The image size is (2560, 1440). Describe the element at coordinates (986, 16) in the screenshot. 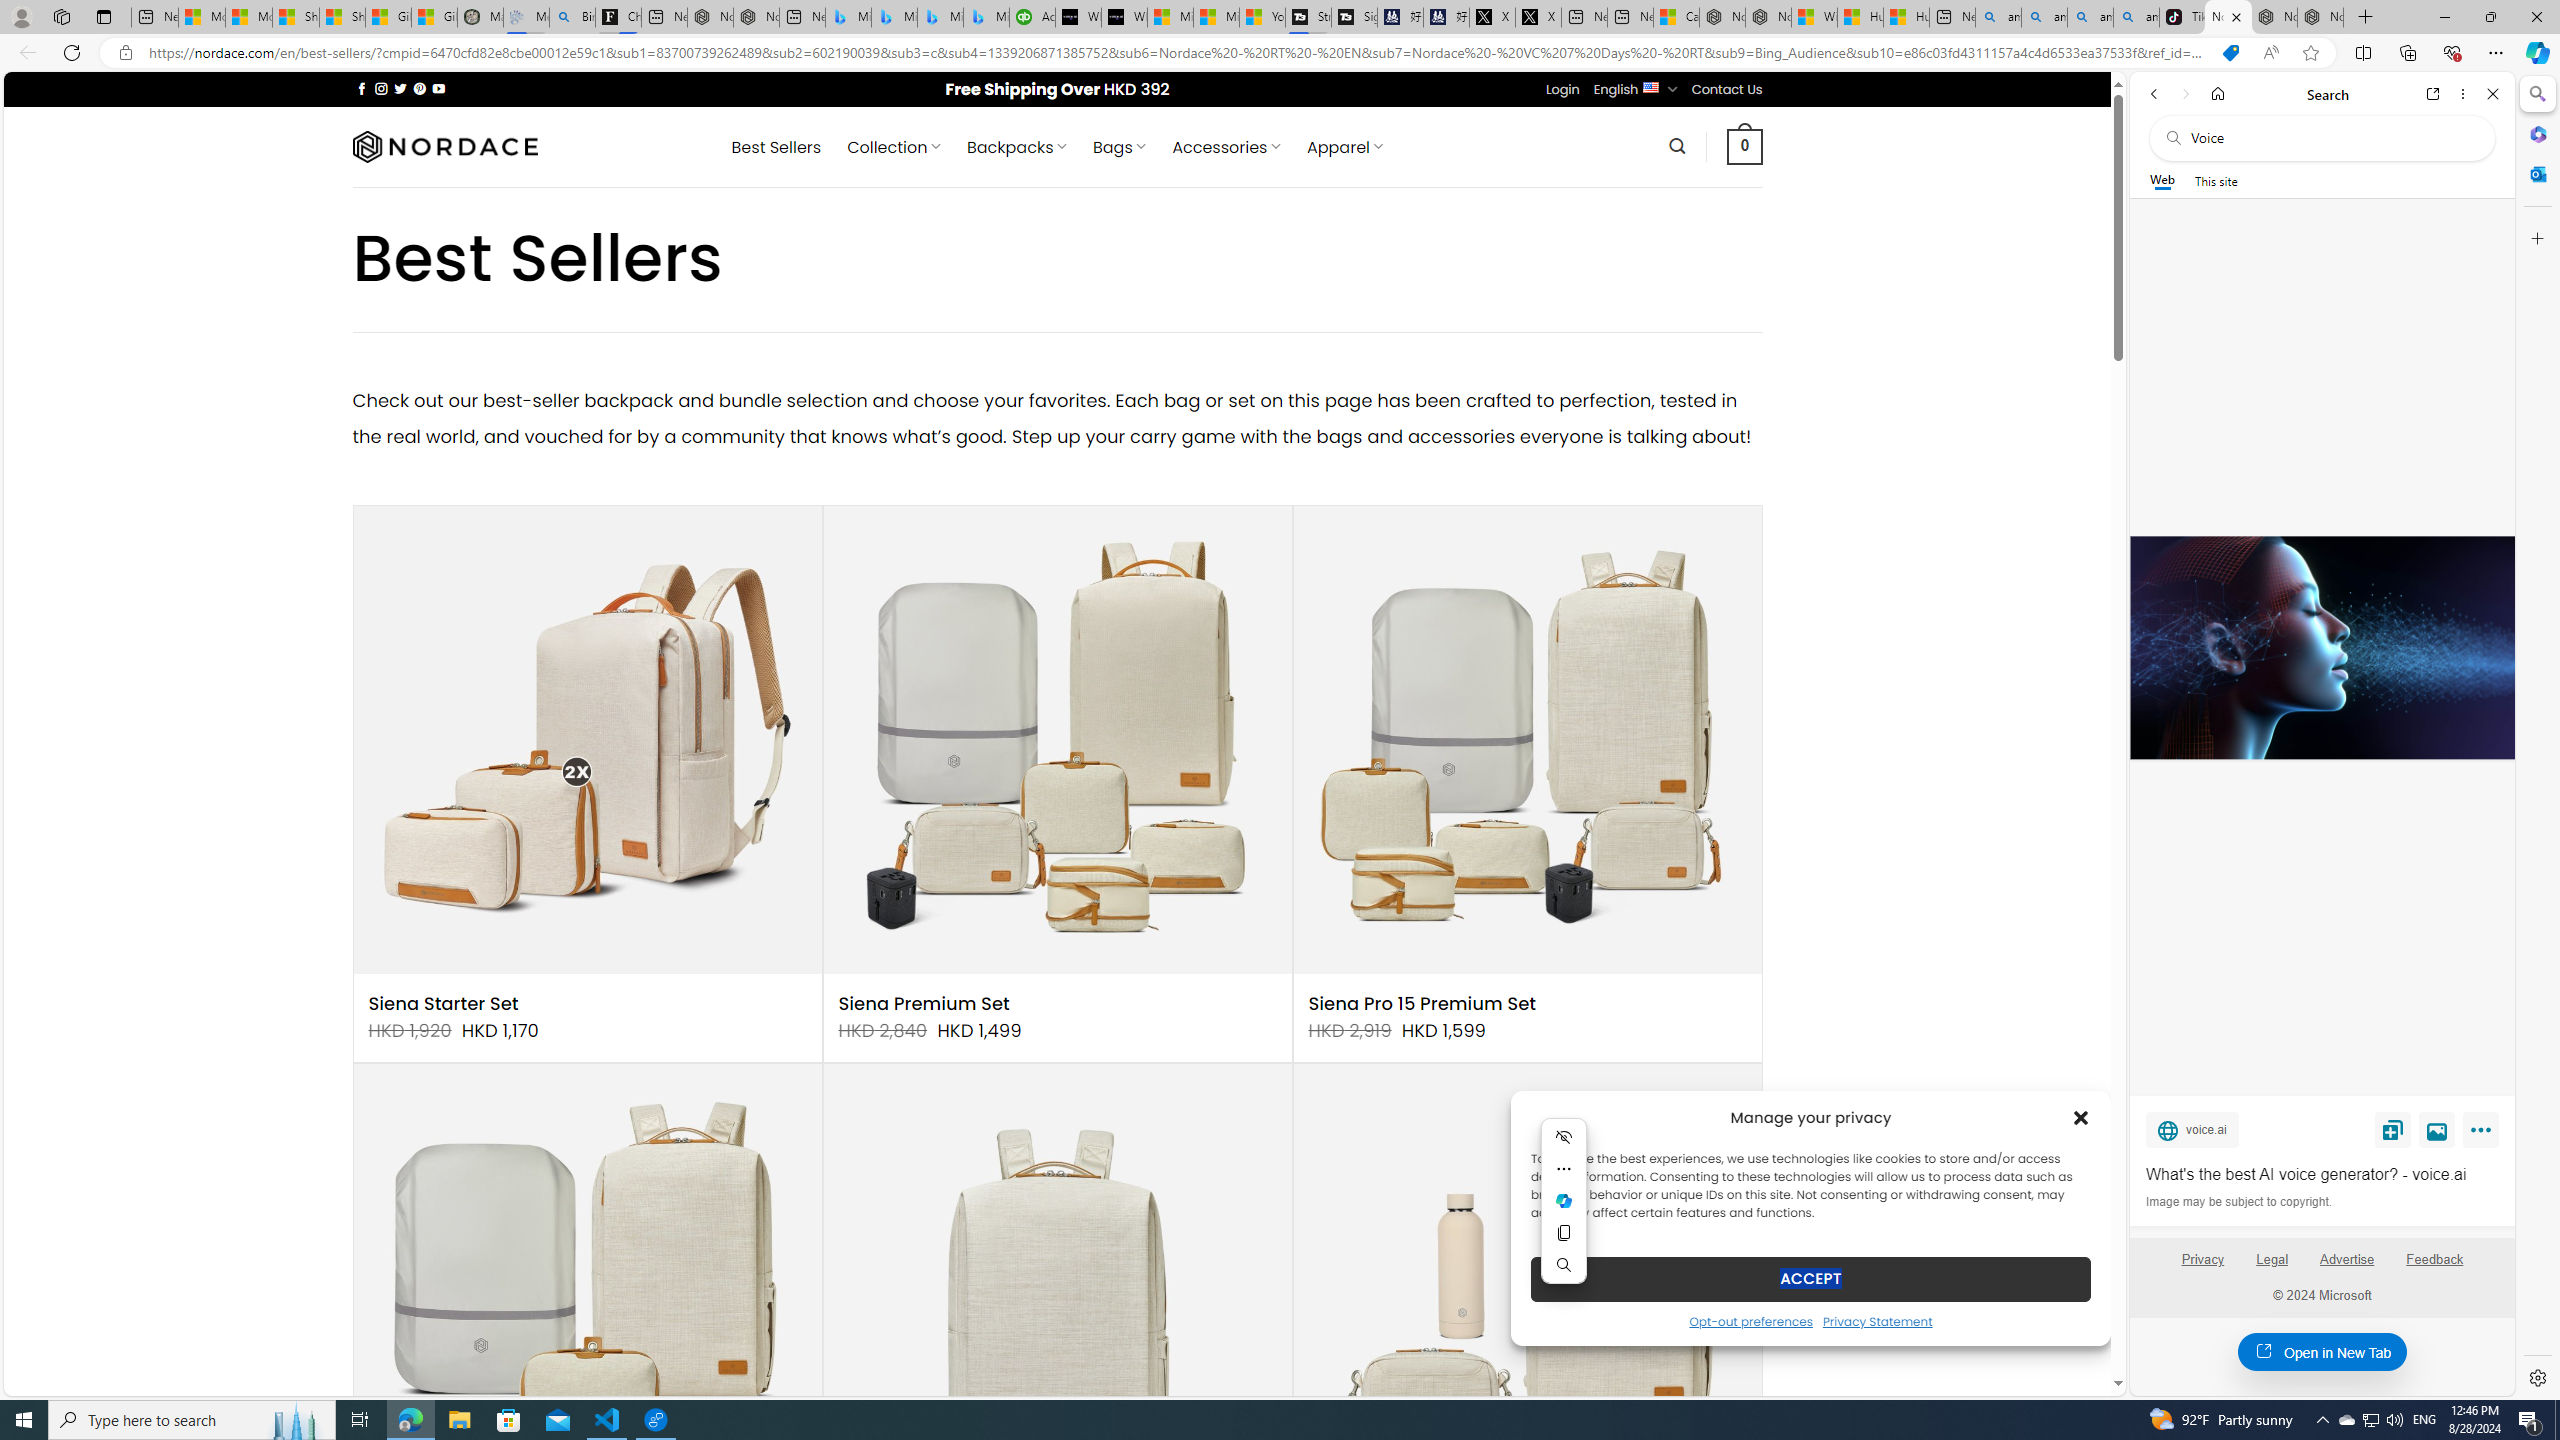

I see `'Microsoft Bing Travel - Shangri-La Hotel Bangkok'` at that location.